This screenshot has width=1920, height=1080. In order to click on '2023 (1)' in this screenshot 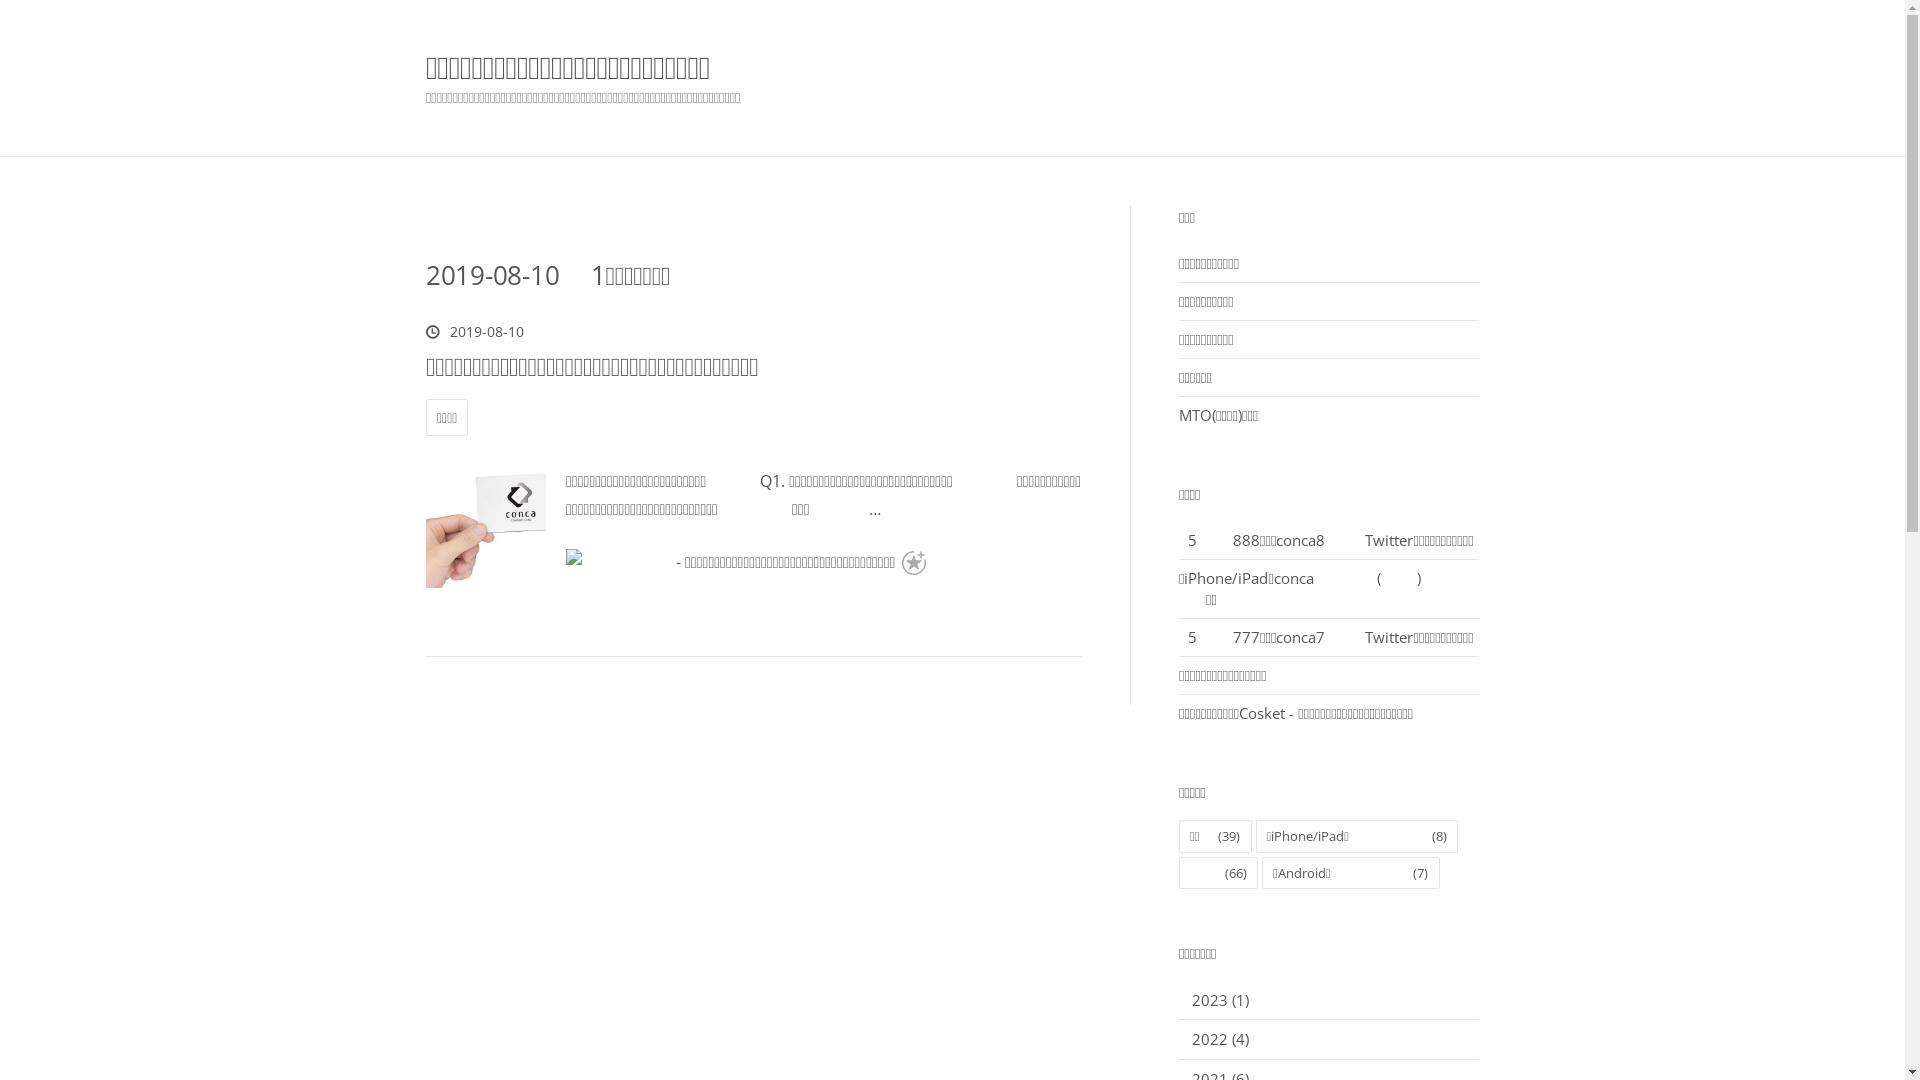, I will do `click(1219, 999)`.